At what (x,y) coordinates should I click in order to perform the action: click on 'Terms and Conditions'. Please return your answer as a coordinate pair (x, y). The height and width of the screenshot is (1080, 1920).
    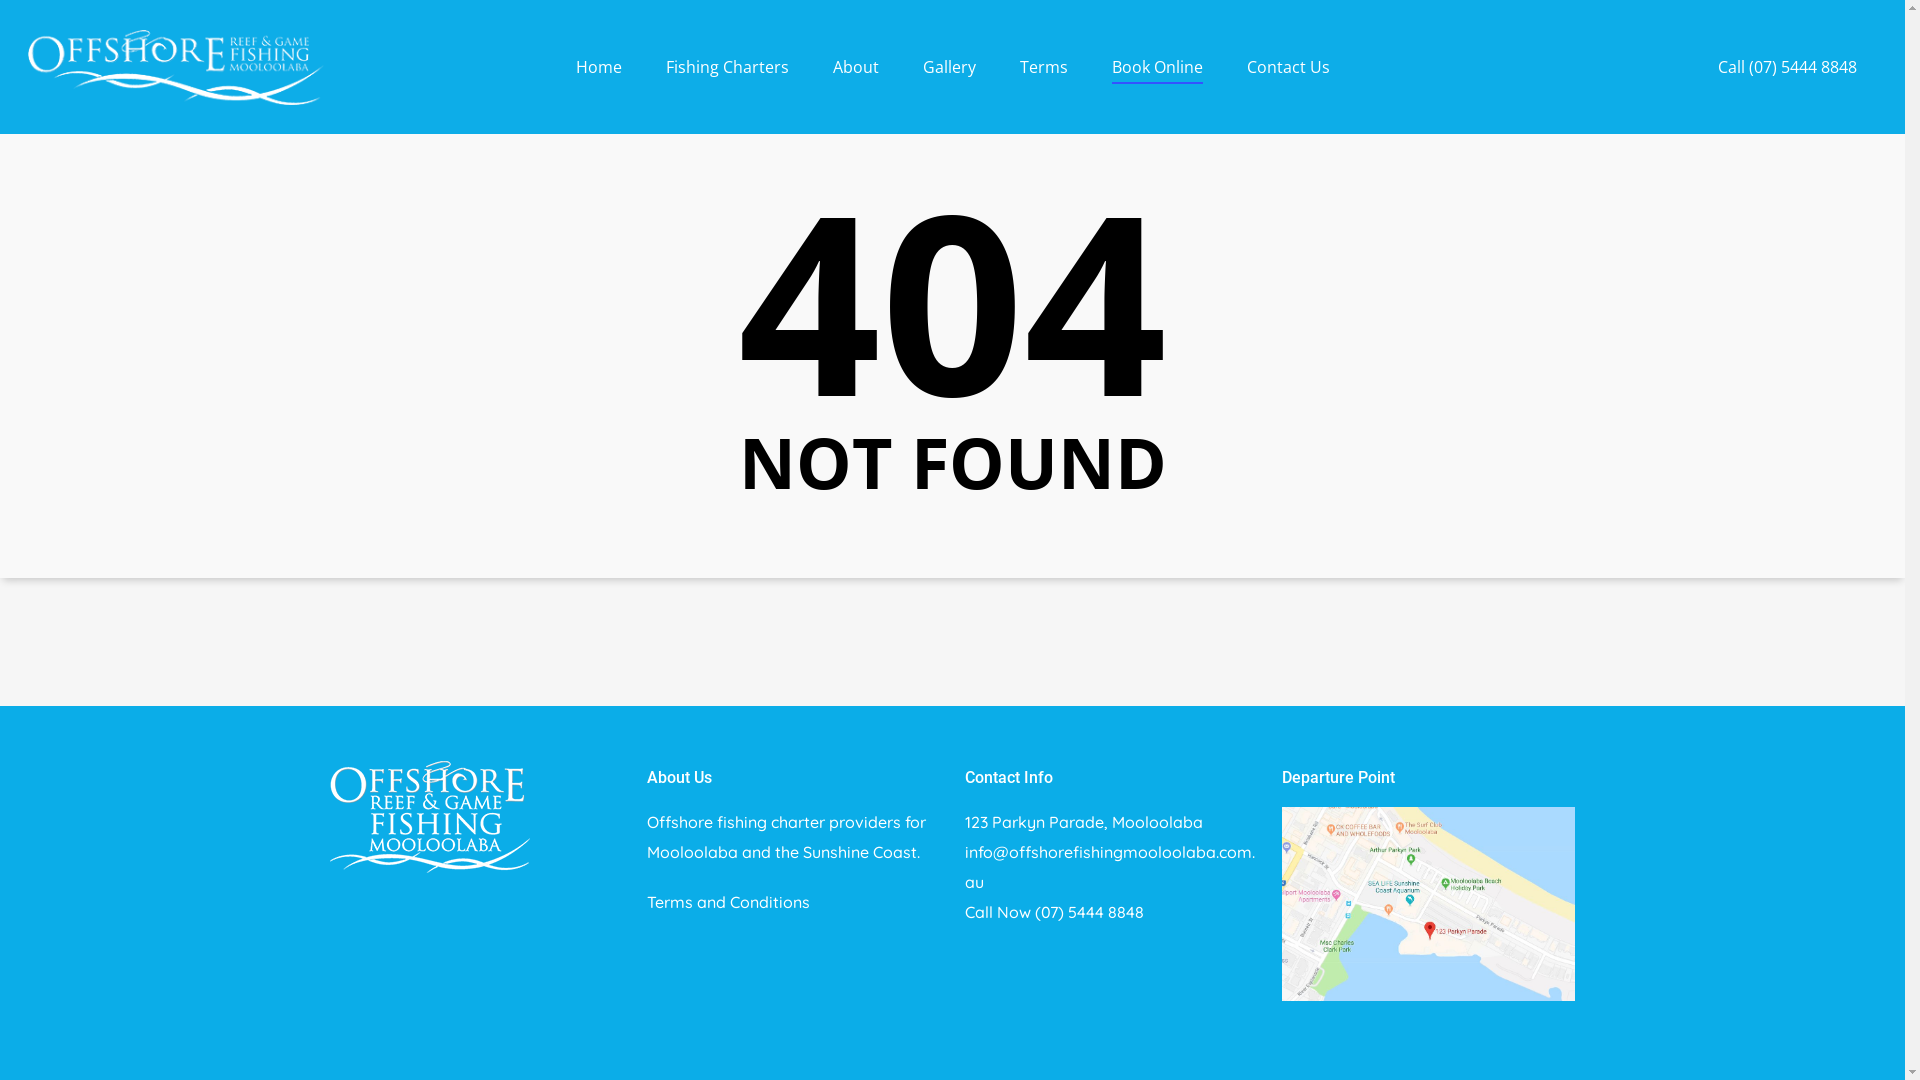
    Looking at the image, I should click on (727, 902).